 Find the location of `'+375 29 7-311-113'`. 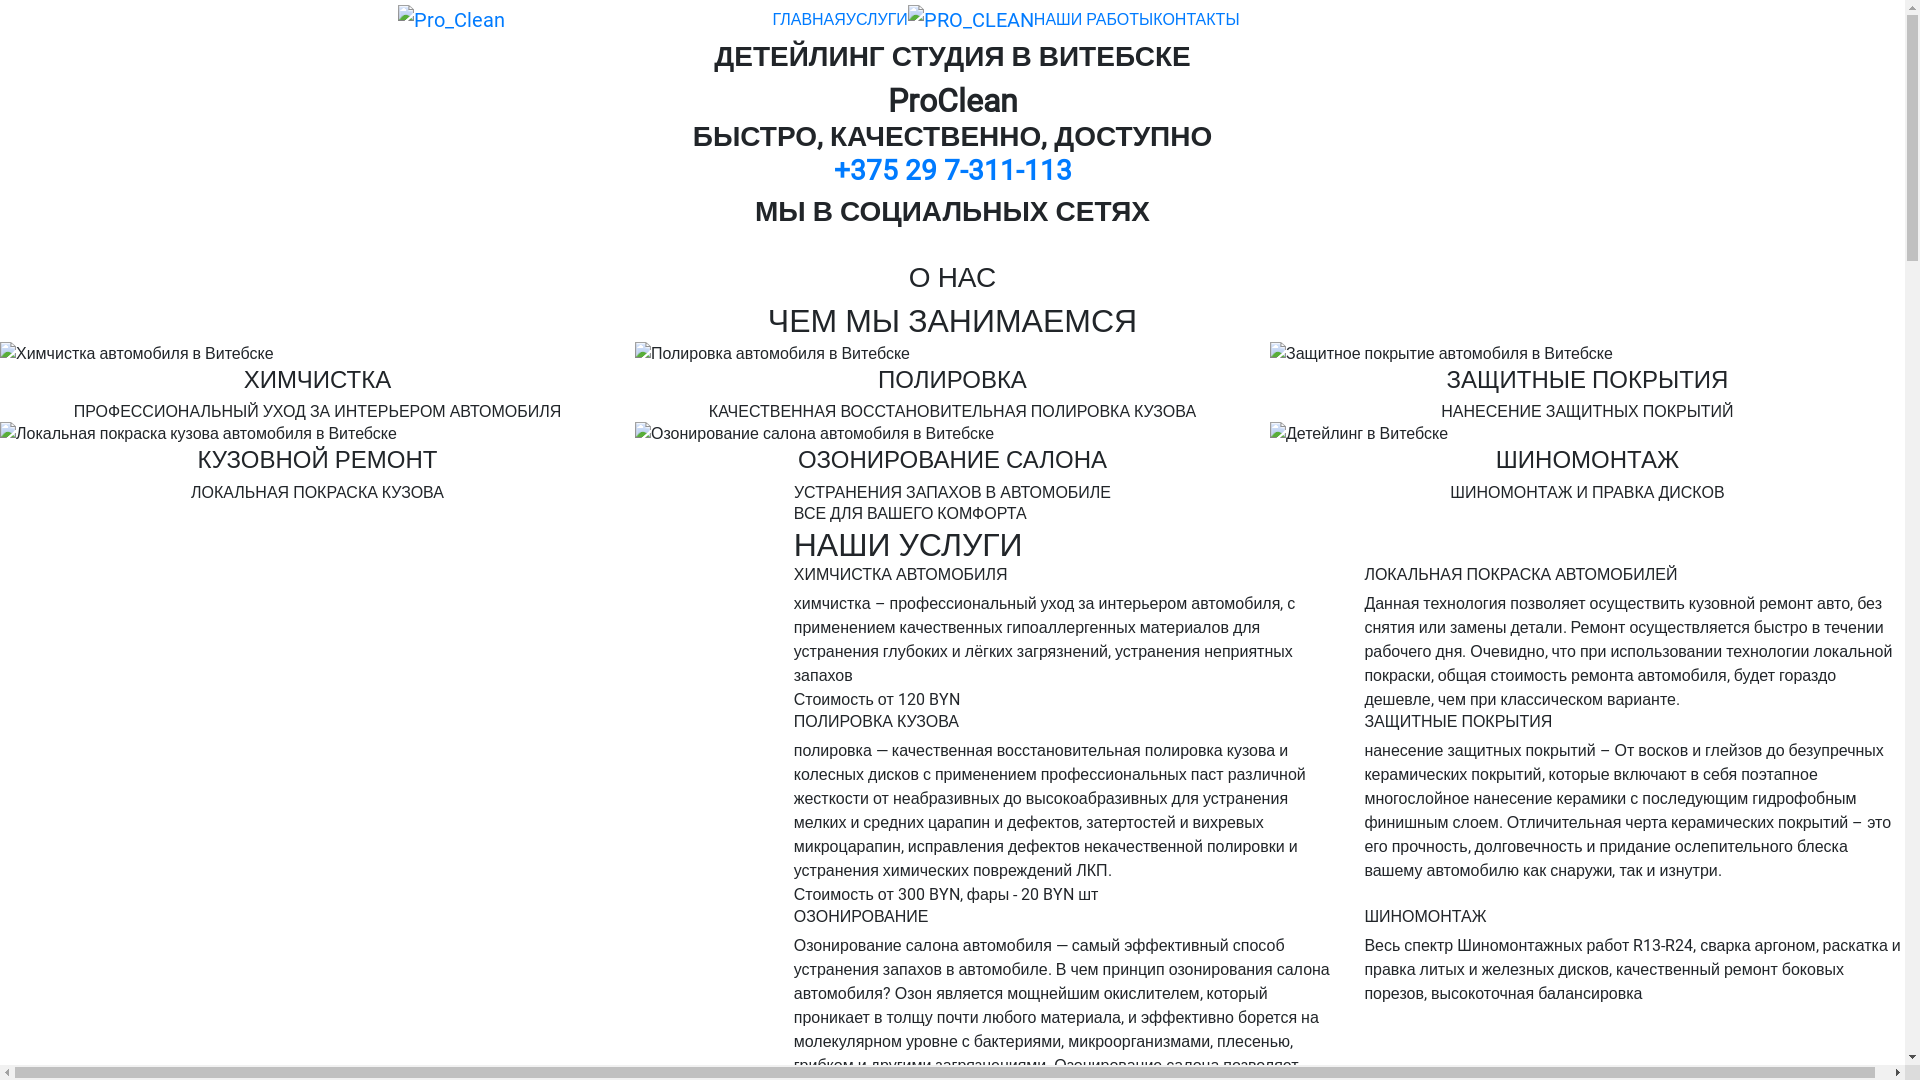

'+375 29 7-311-113' is located at coordinates (834, 169).